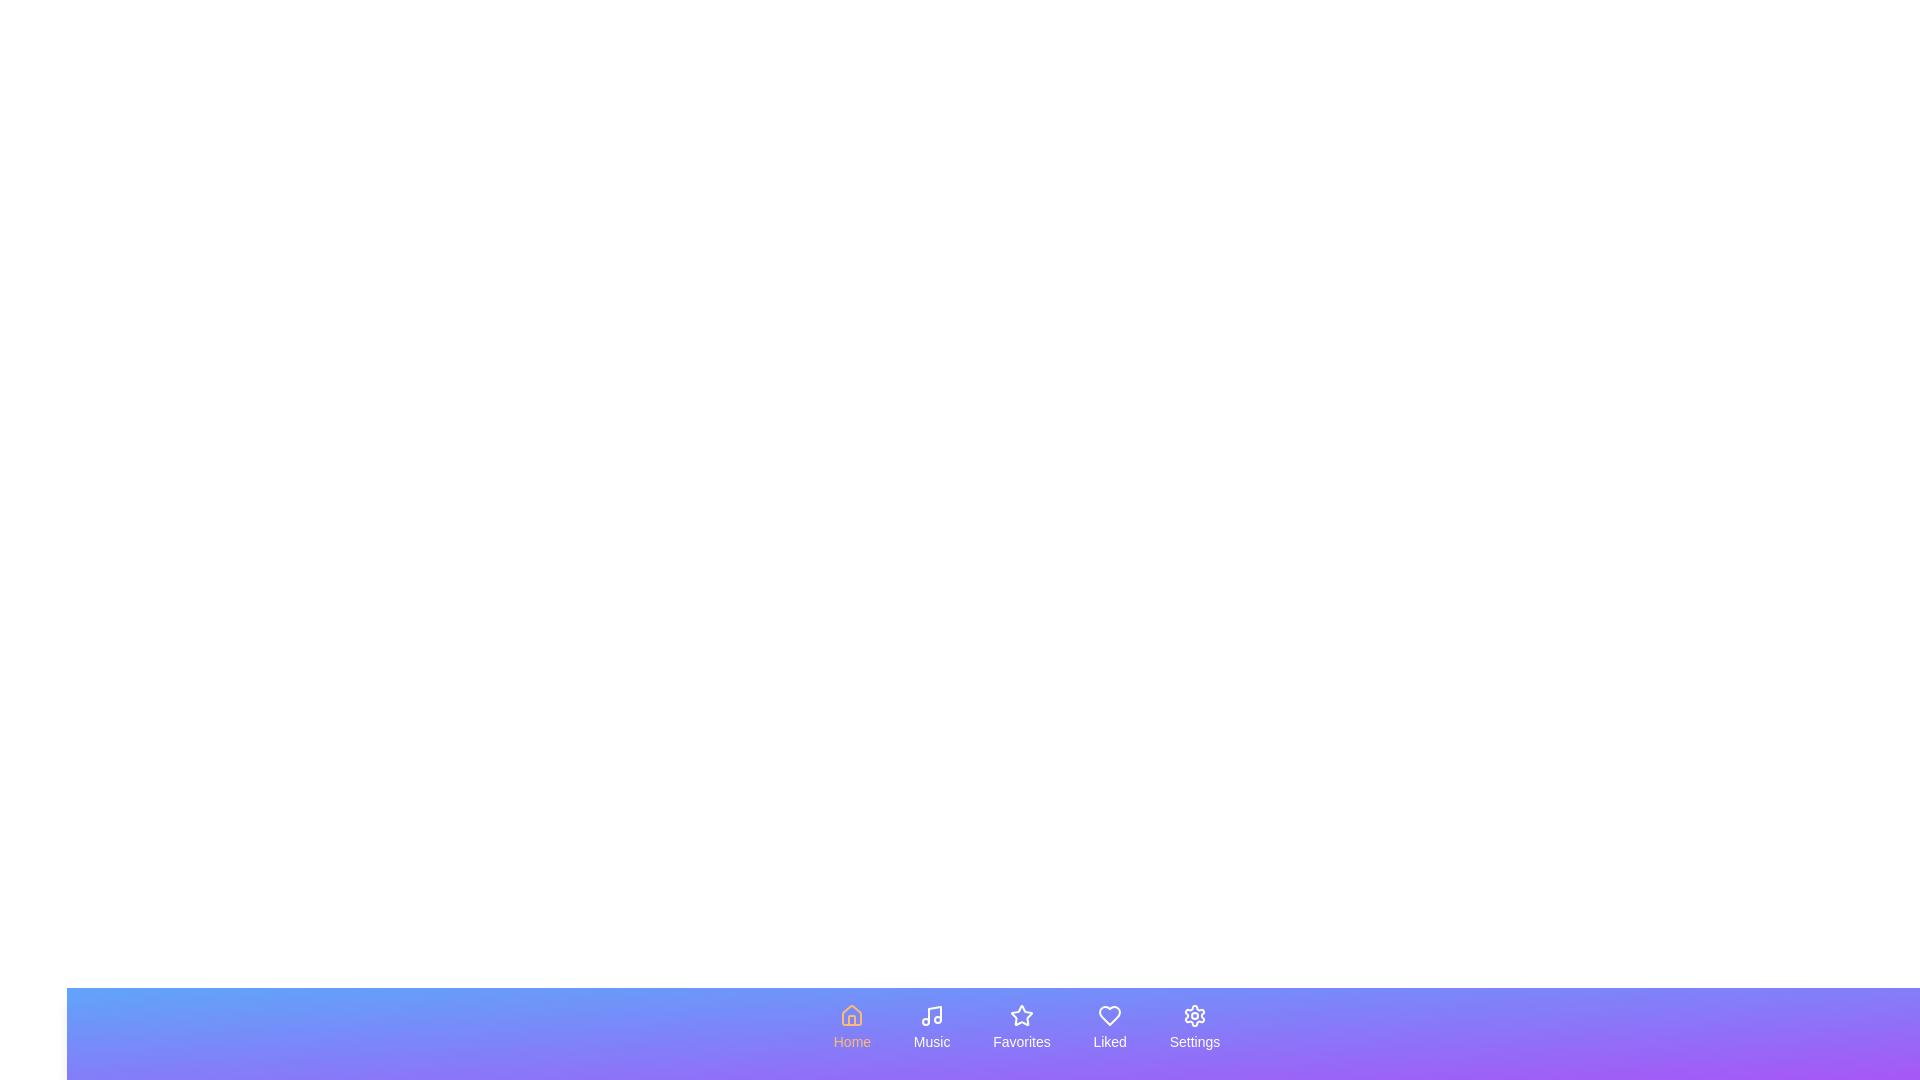 This screenshot has height=1080, width=1920. I want to click on the tab labeled Music by clicking on its icon or label, so click(931, 1028).